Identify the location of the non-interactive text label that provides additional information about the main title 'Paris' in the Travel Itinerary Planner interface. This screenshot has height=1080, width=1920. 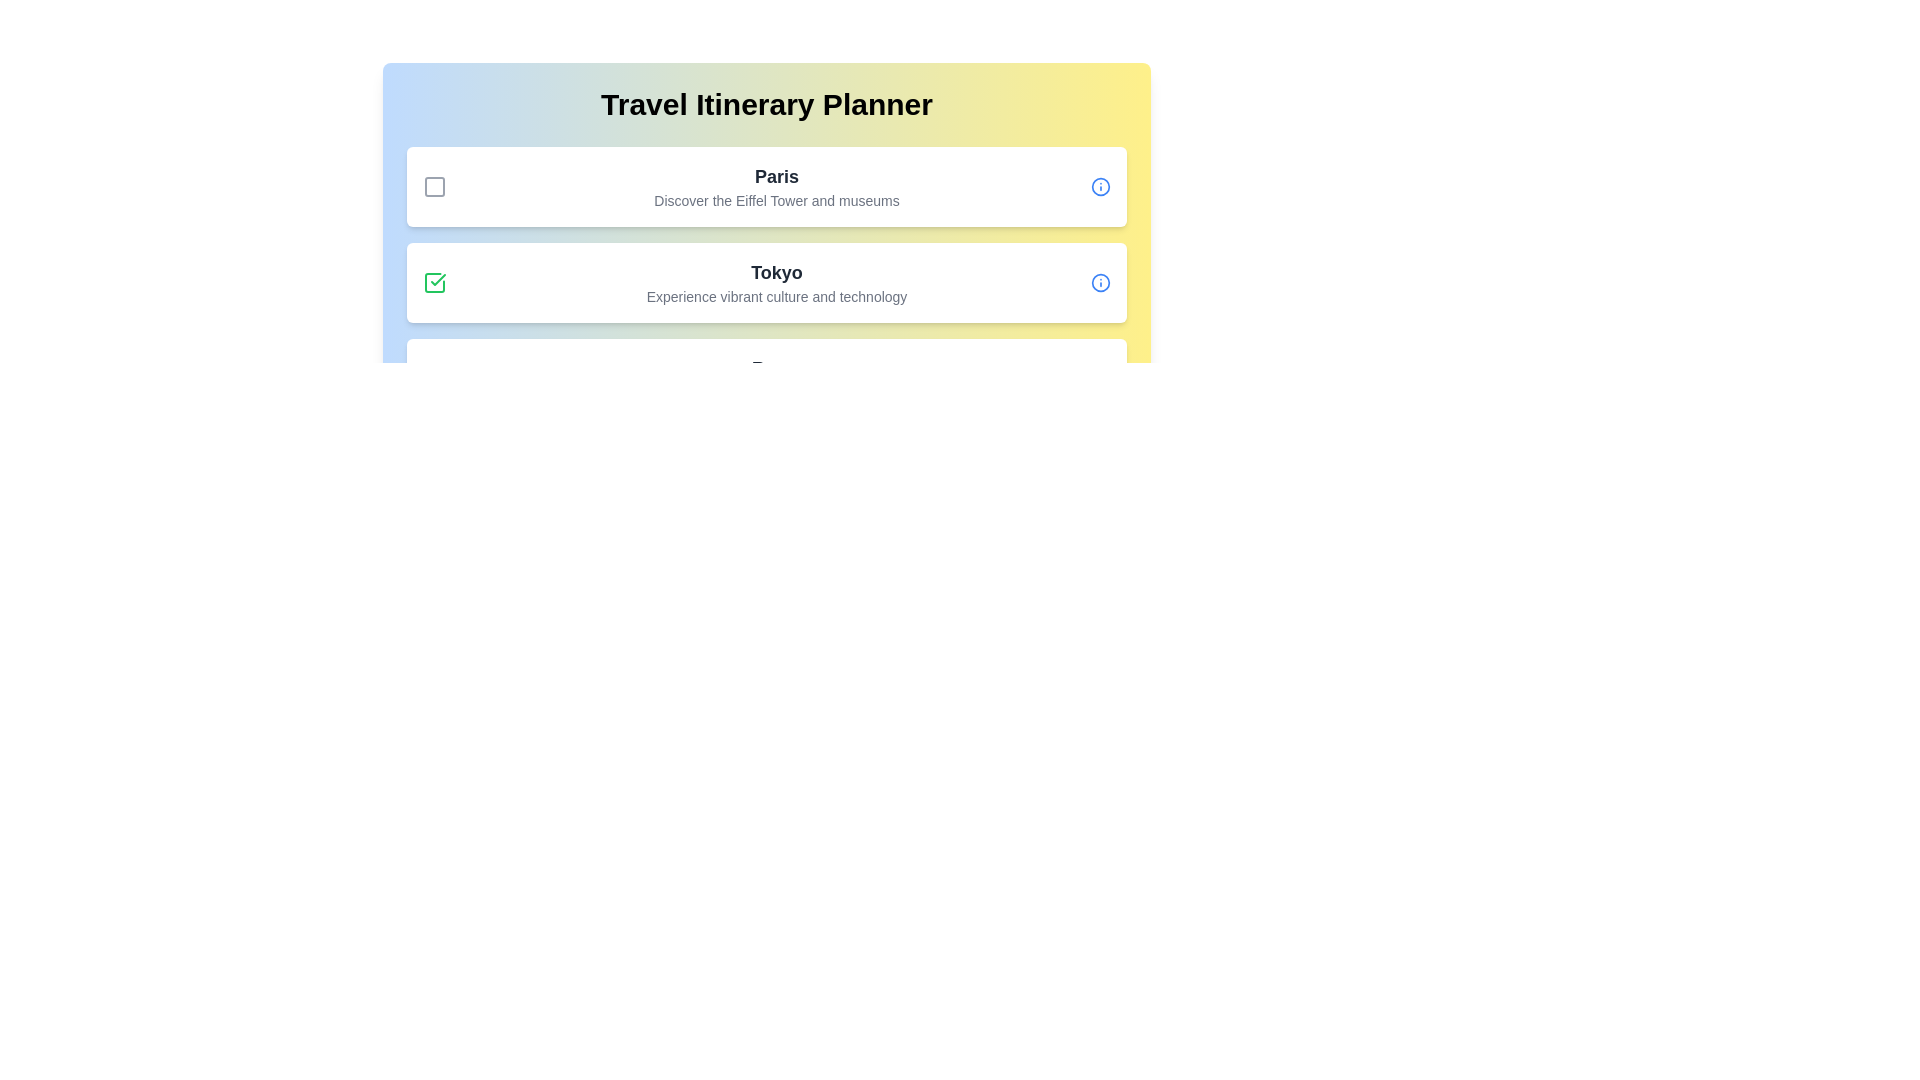
(776, 200).